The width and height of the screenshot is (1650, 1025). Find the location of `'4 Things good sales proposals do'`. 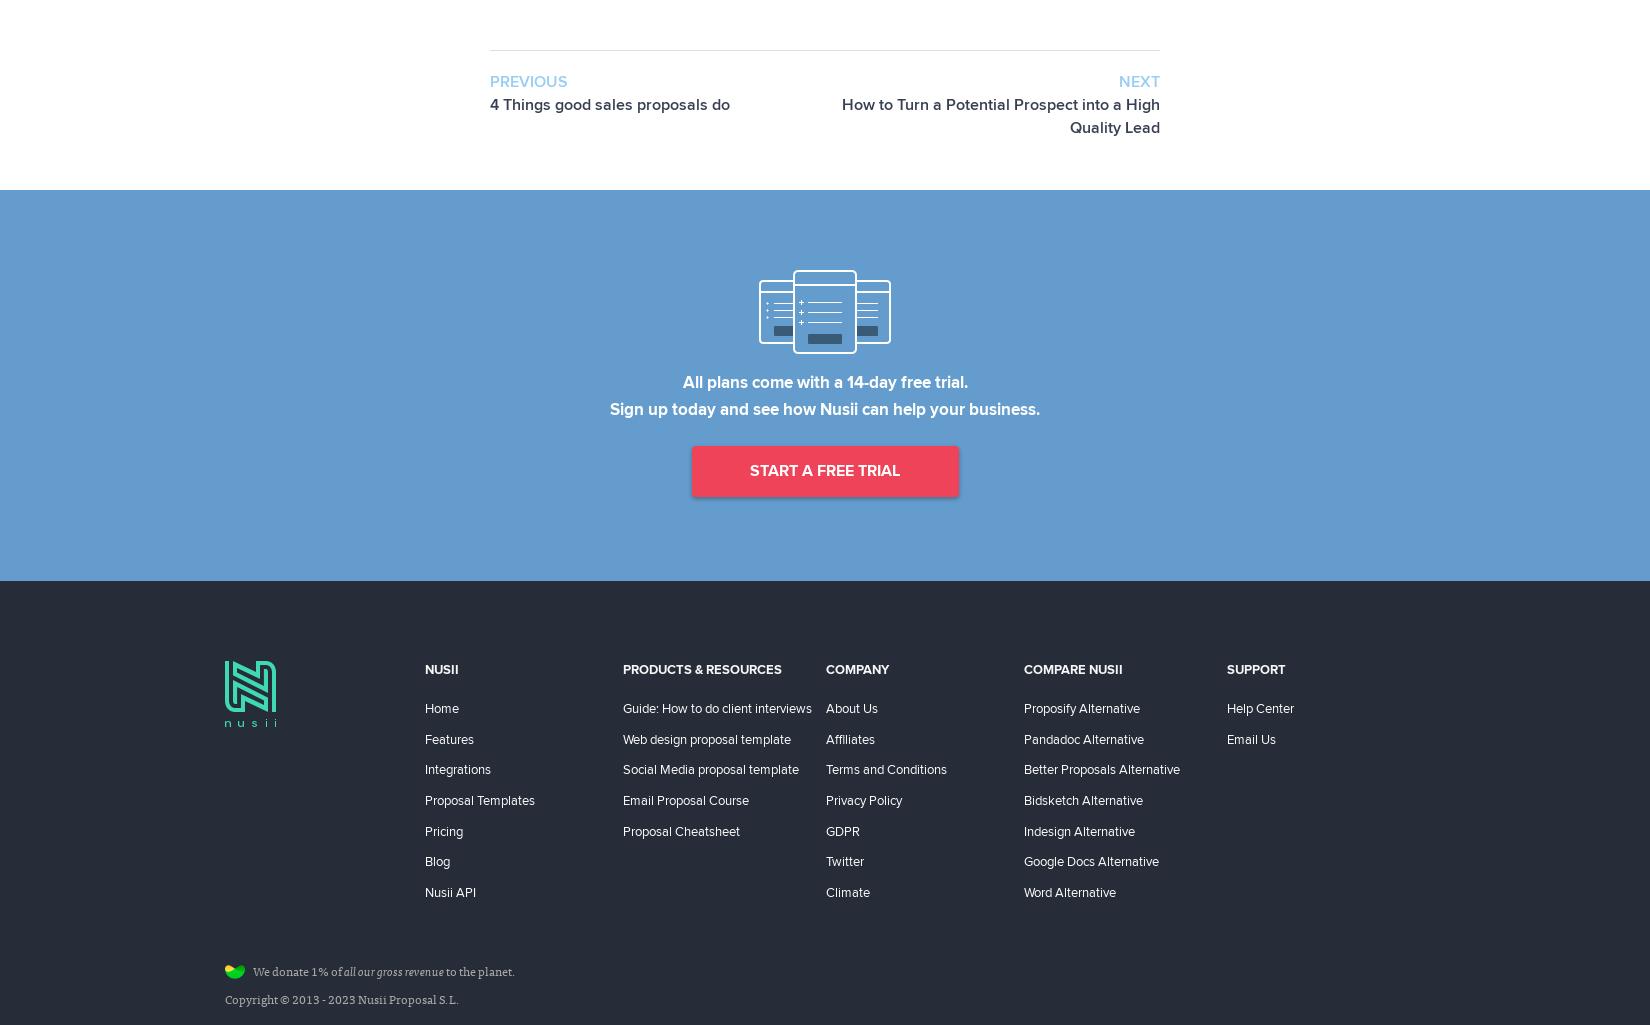

'4 Things good sales proposals do' is located at coordinates (609, 104).